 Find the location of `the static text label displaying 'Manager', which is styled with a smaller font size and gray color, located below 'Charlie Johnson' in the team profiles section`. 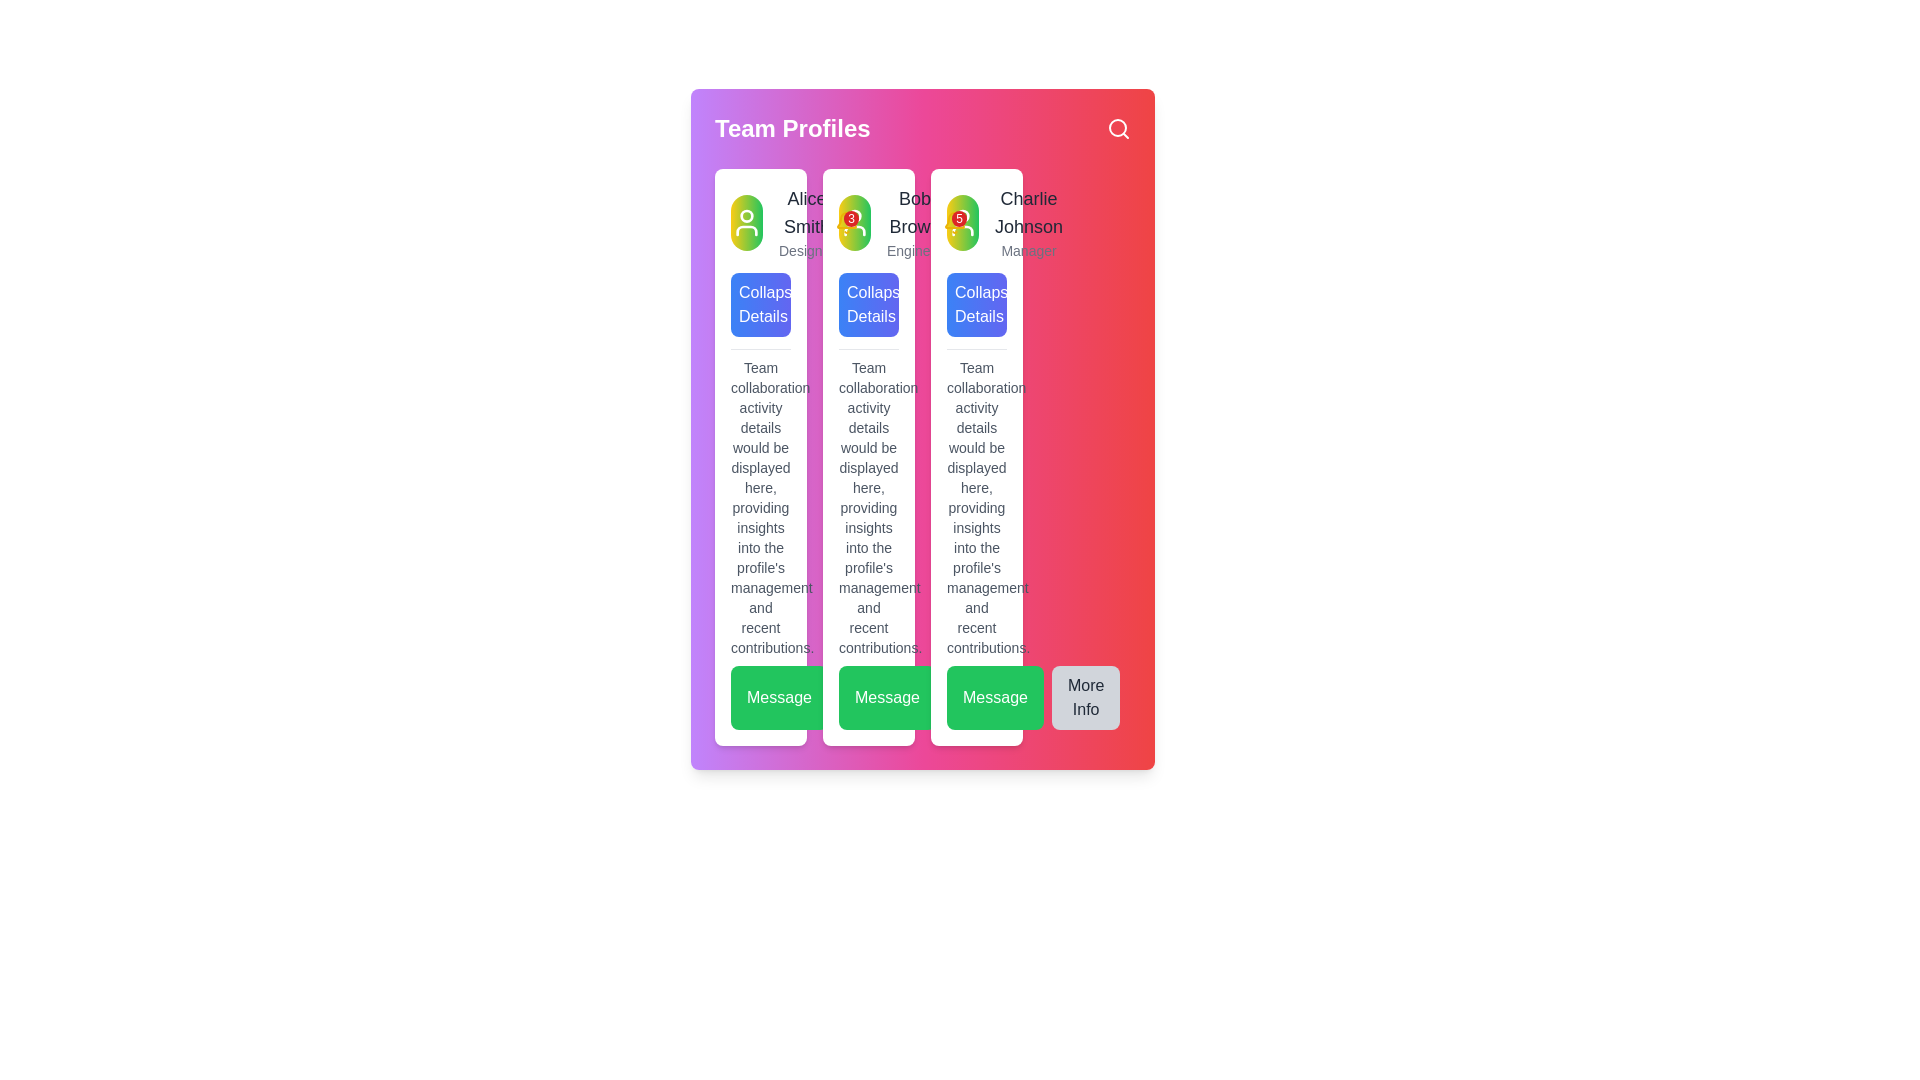

the static text label displaying 'Manager', which is styled with a smaller font size and gray color, located below 'Charlie Johnson' in the team profiles section is located at coordinates (1028, 249).